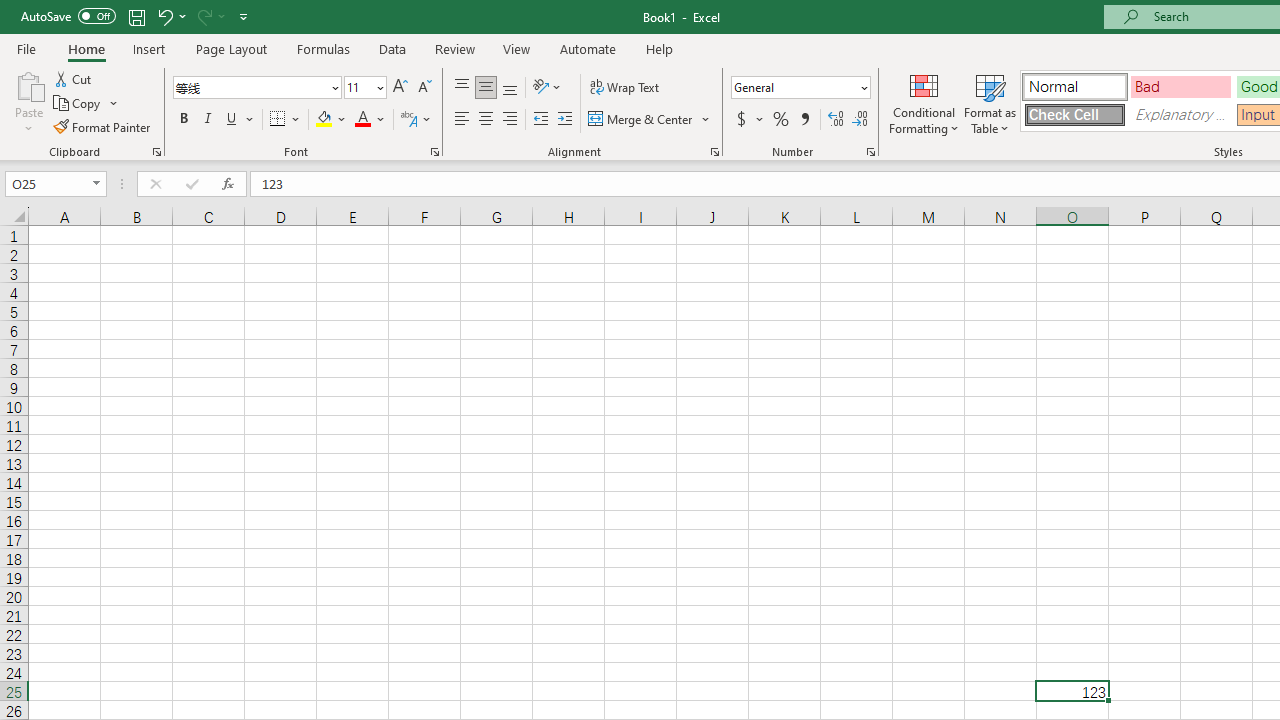 The width and height of the screenshot is (1280, 720). Describe the element at coordinates (28, 84) in the screenshot. I see `'Paste'` at that location.